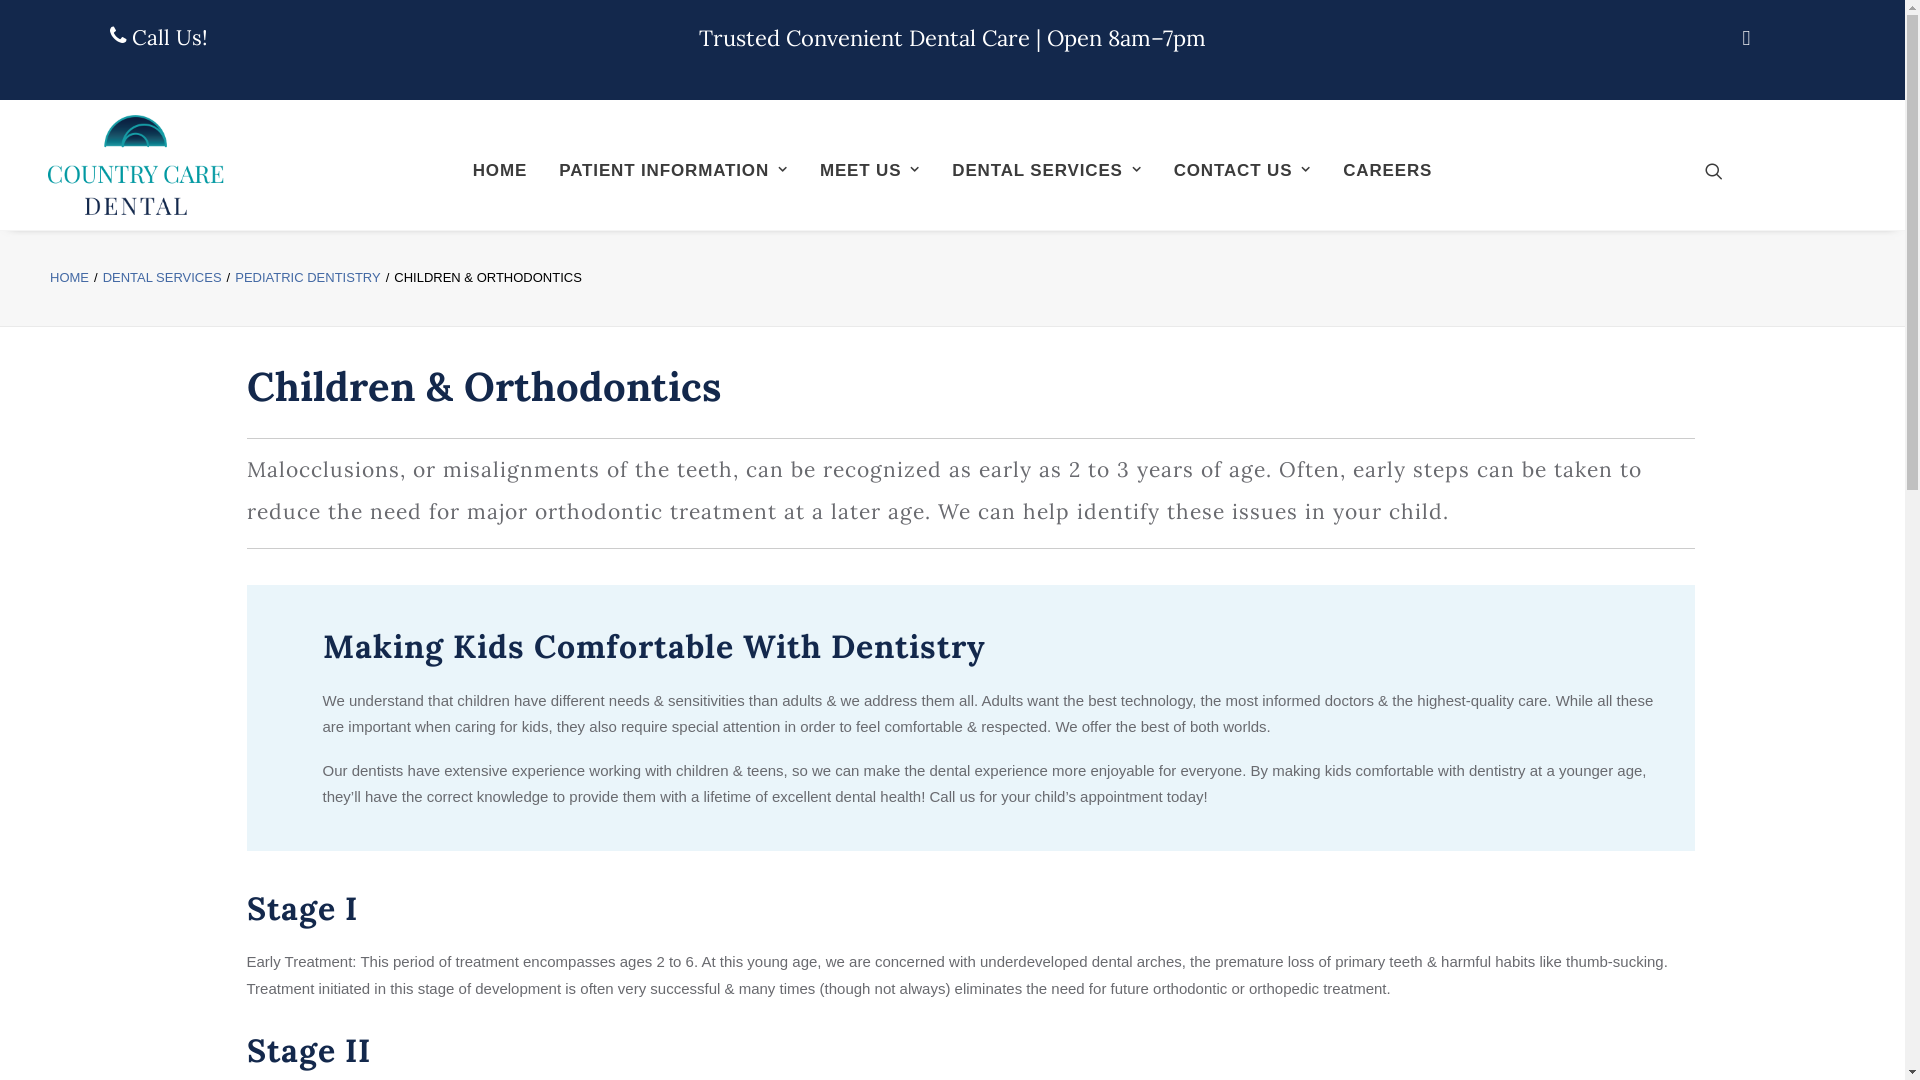 The image size is (1920, 1080). What do you see at coordinates (162, 277) in the screenshot?
I see `'DENTAL SERVICES'` at bounding box center [162, 277].